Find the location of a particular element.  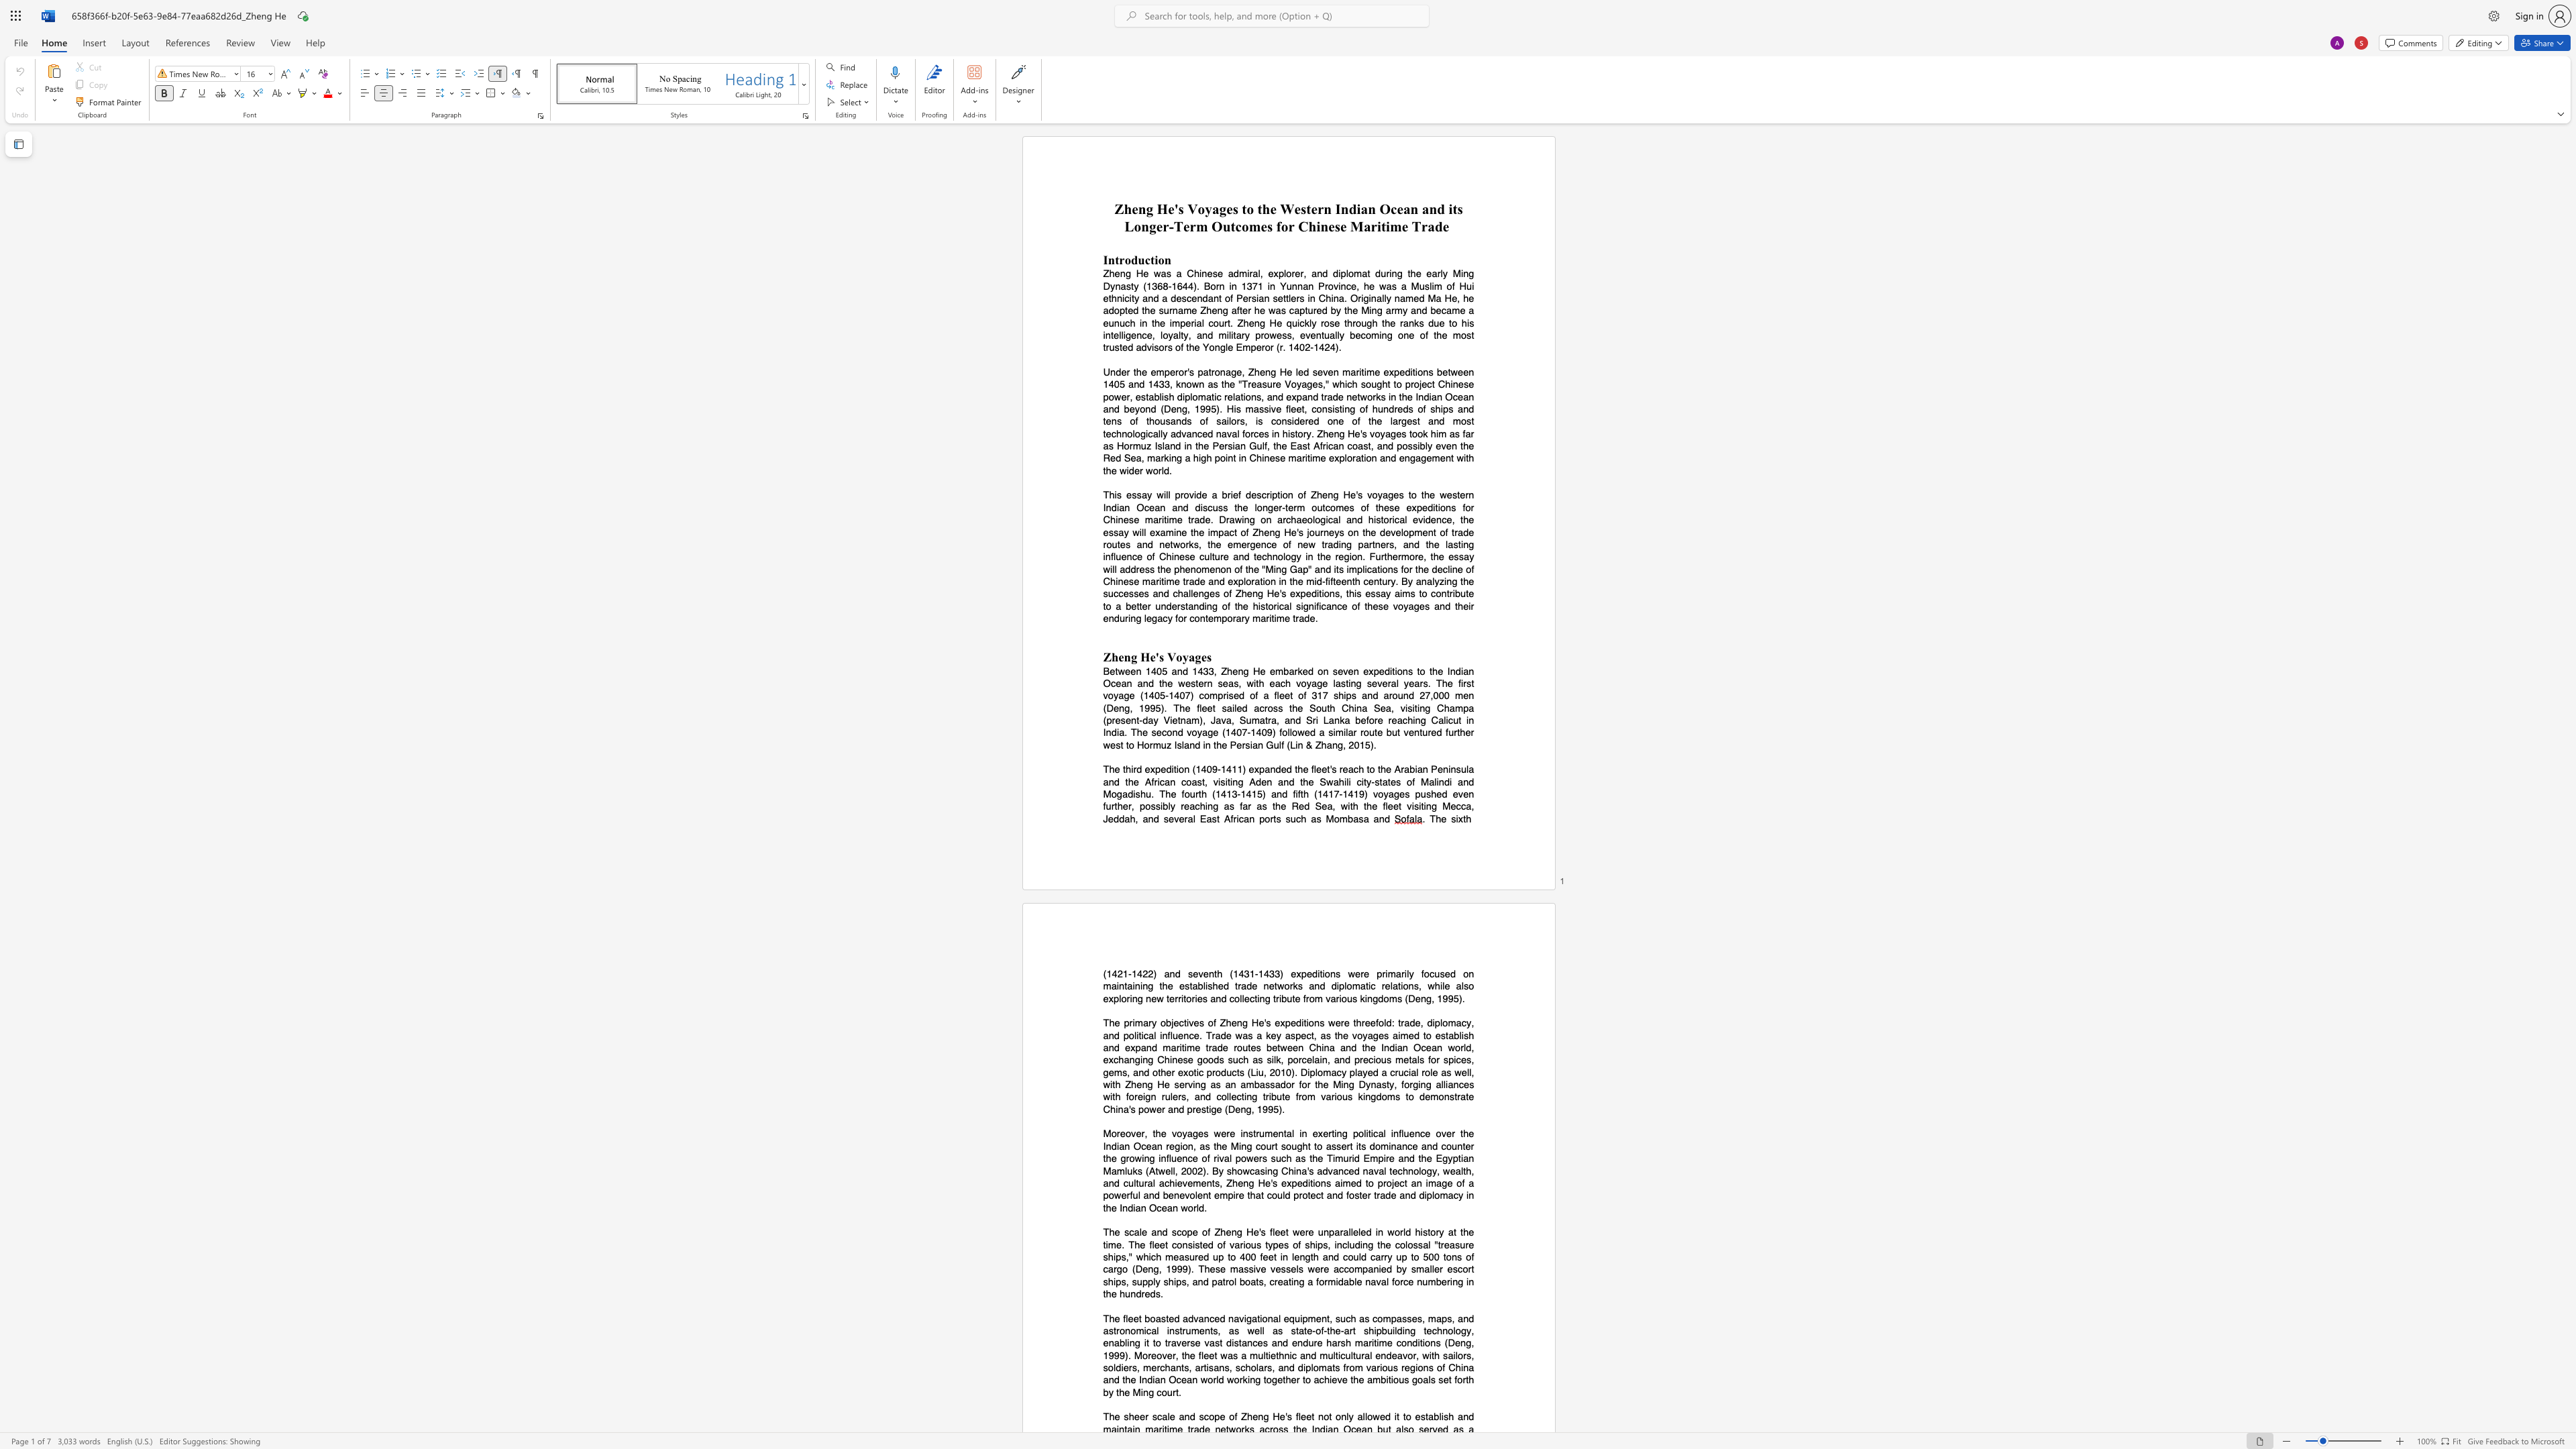

the subset text ", 1995)." within the text "China" is located at coordinates (1250, 1108).